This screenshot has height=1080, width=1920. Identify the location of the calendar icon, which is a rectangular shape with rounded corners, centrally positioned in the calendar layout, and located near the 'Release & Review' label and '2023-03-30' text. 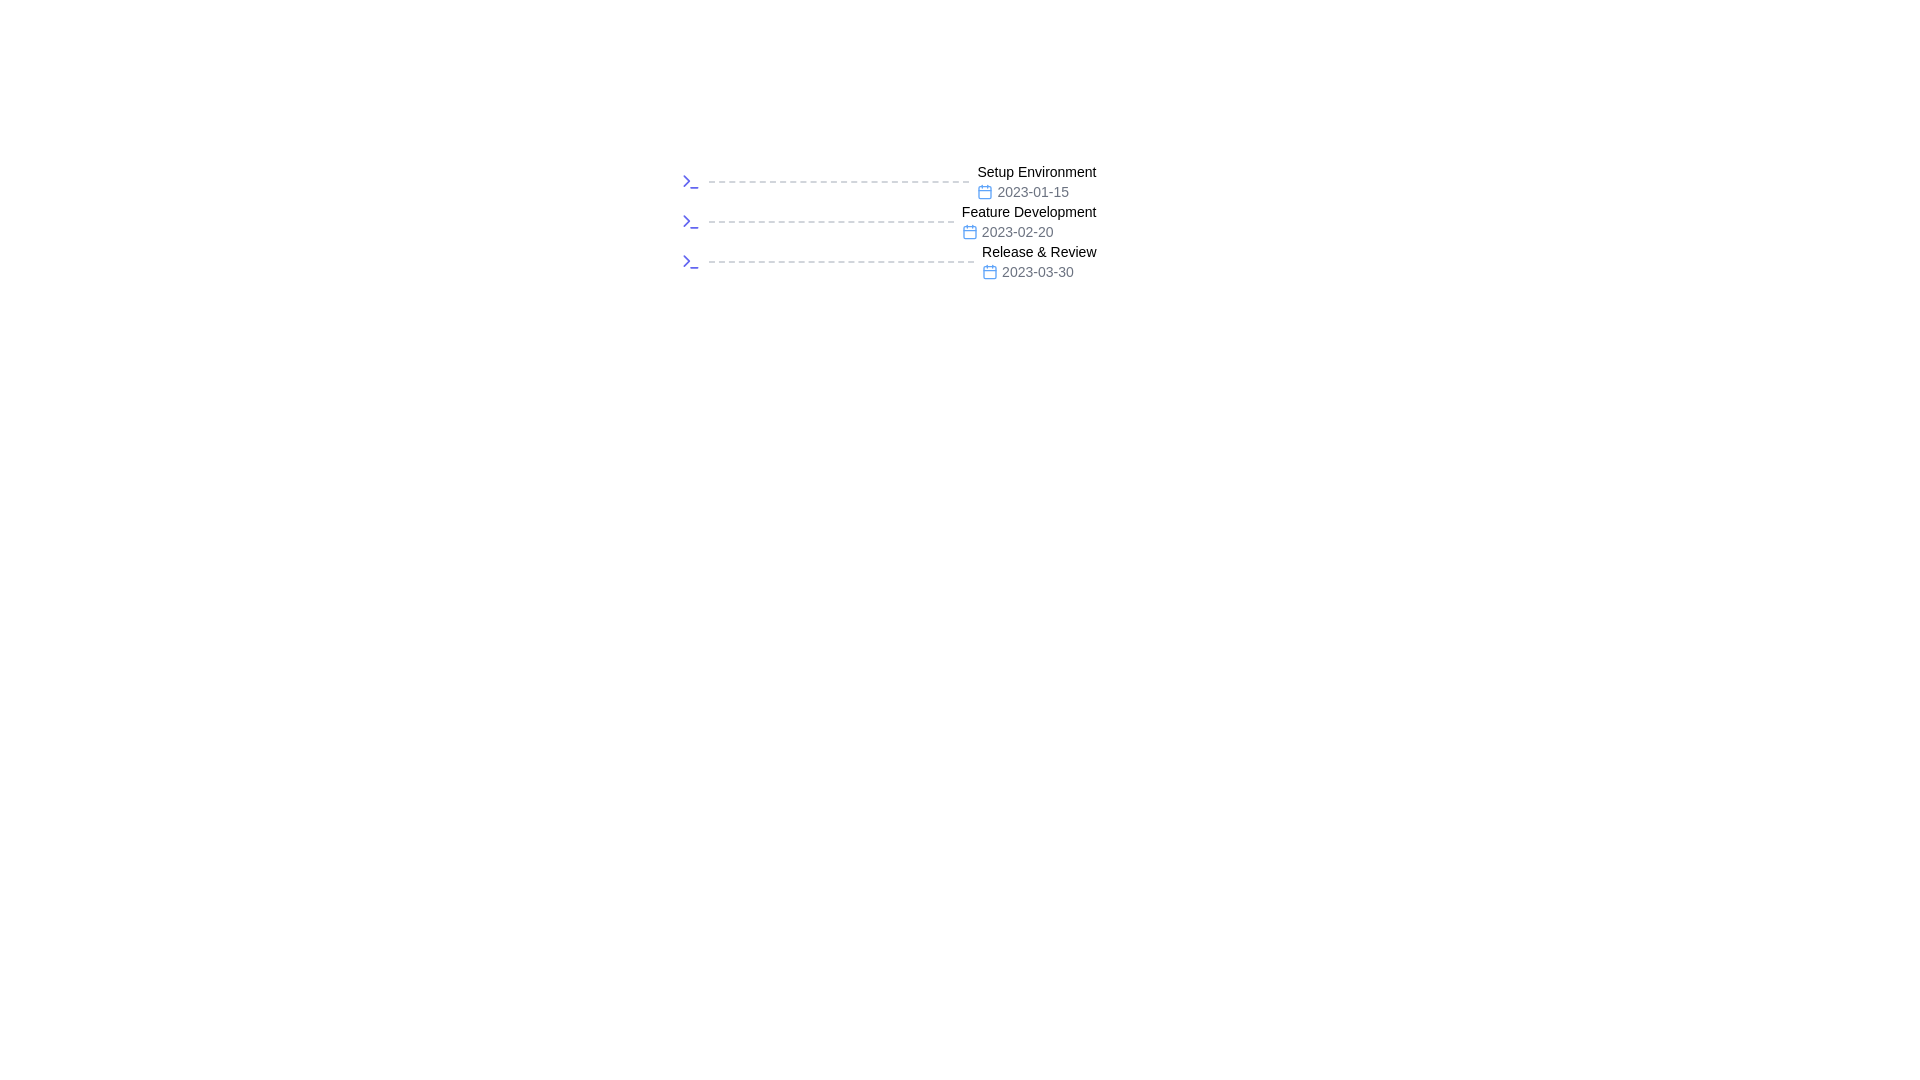
(990, 272).